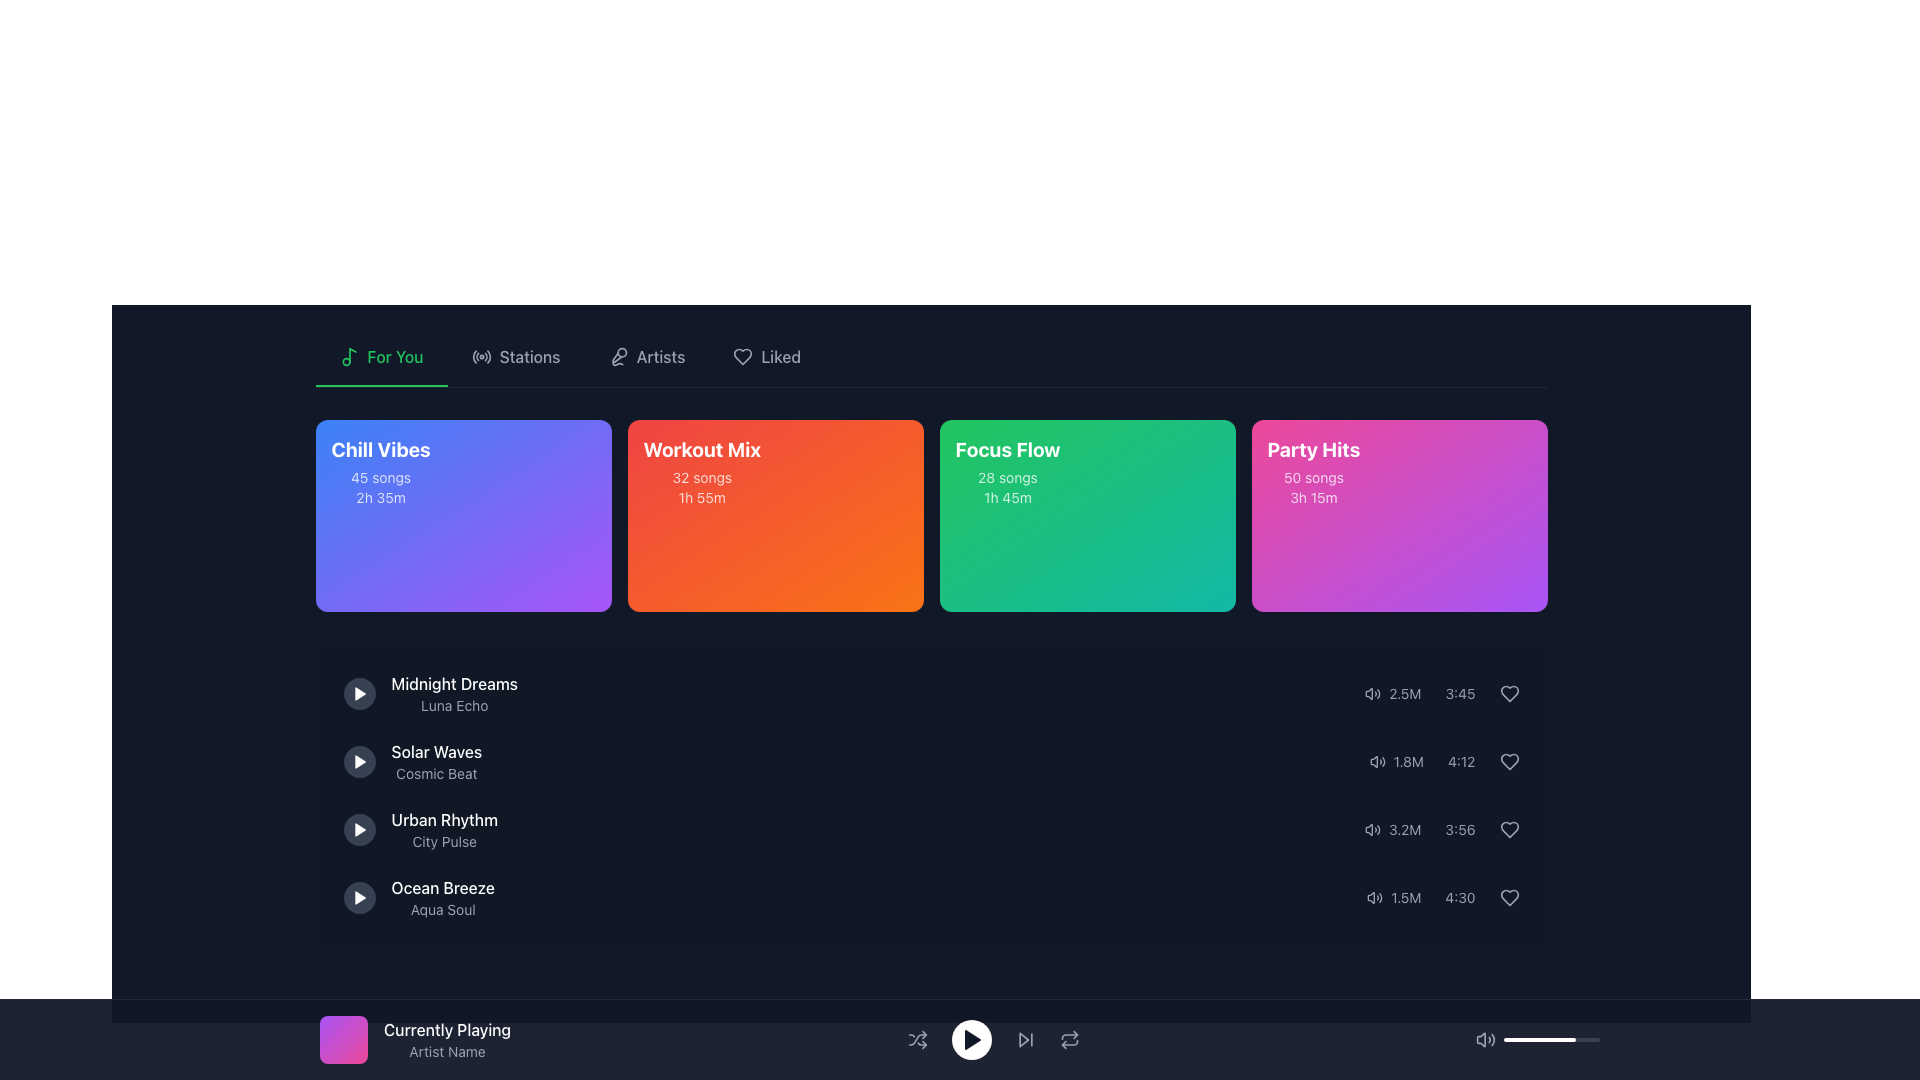  I want to click on the 'For You' text label element in the navigation bar, which is displayed in green on a dark background and is the second item from the left, so click(395, 356).